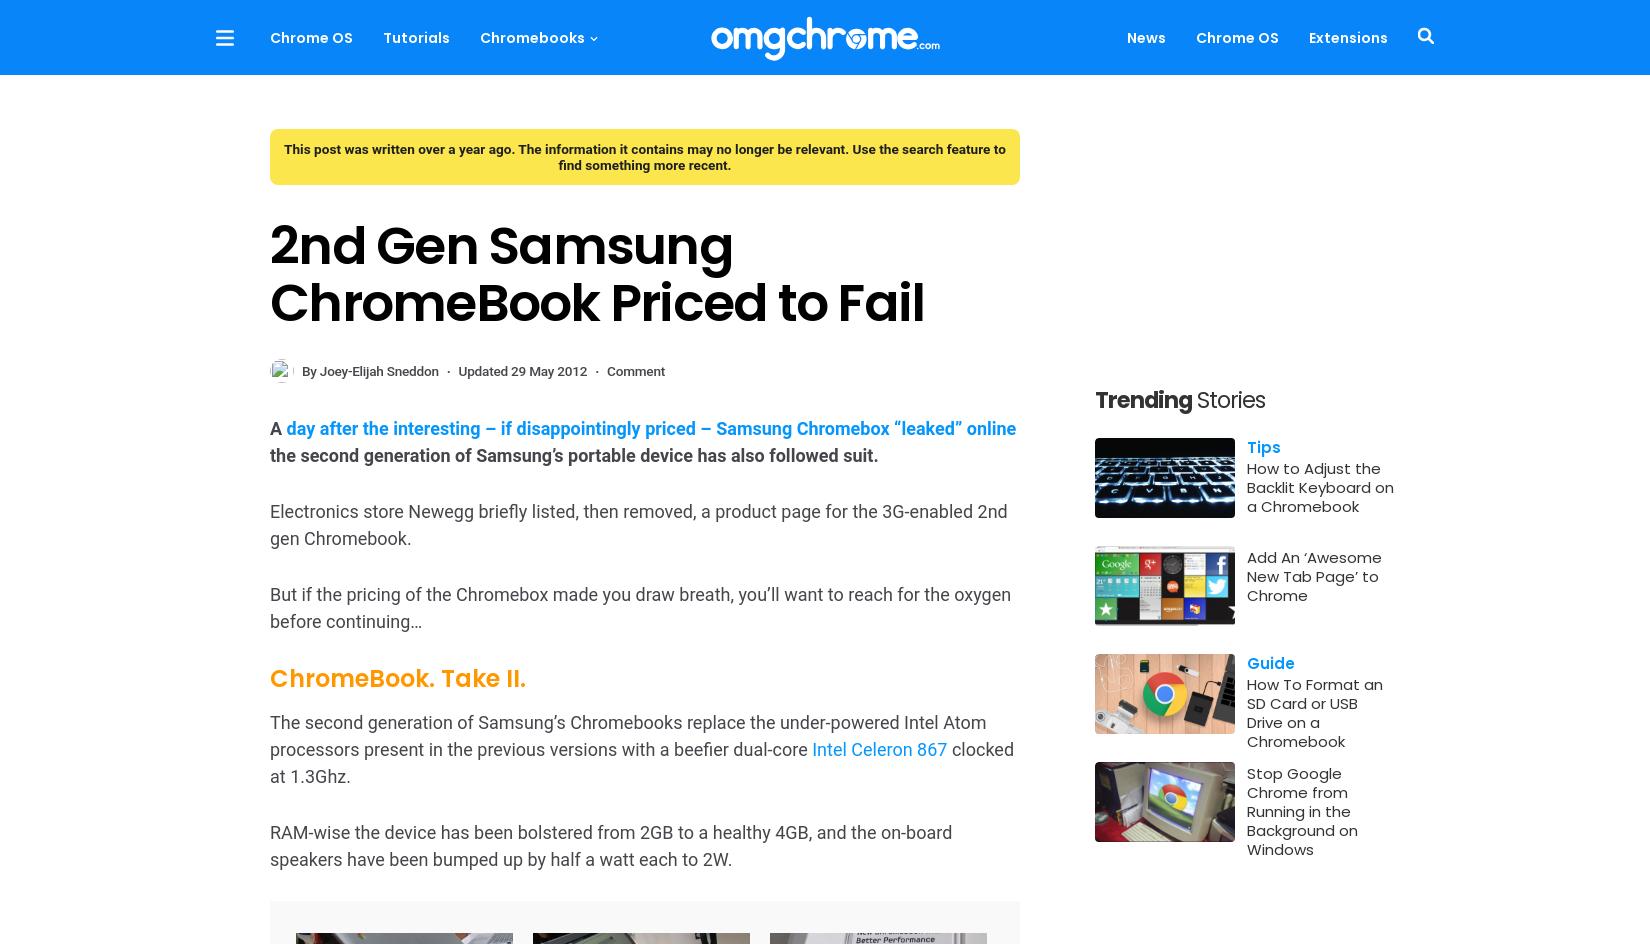 The height and width of the screenshot is (944, 1650). Describe the element at coordinates (269, 580) in the screenshot. I see `'No mention is made of any external connectivity by way of a HDMI or VGA port (the latter of which was available on the Samsung Series 5 by way of a micro-adapter).'` at that location.